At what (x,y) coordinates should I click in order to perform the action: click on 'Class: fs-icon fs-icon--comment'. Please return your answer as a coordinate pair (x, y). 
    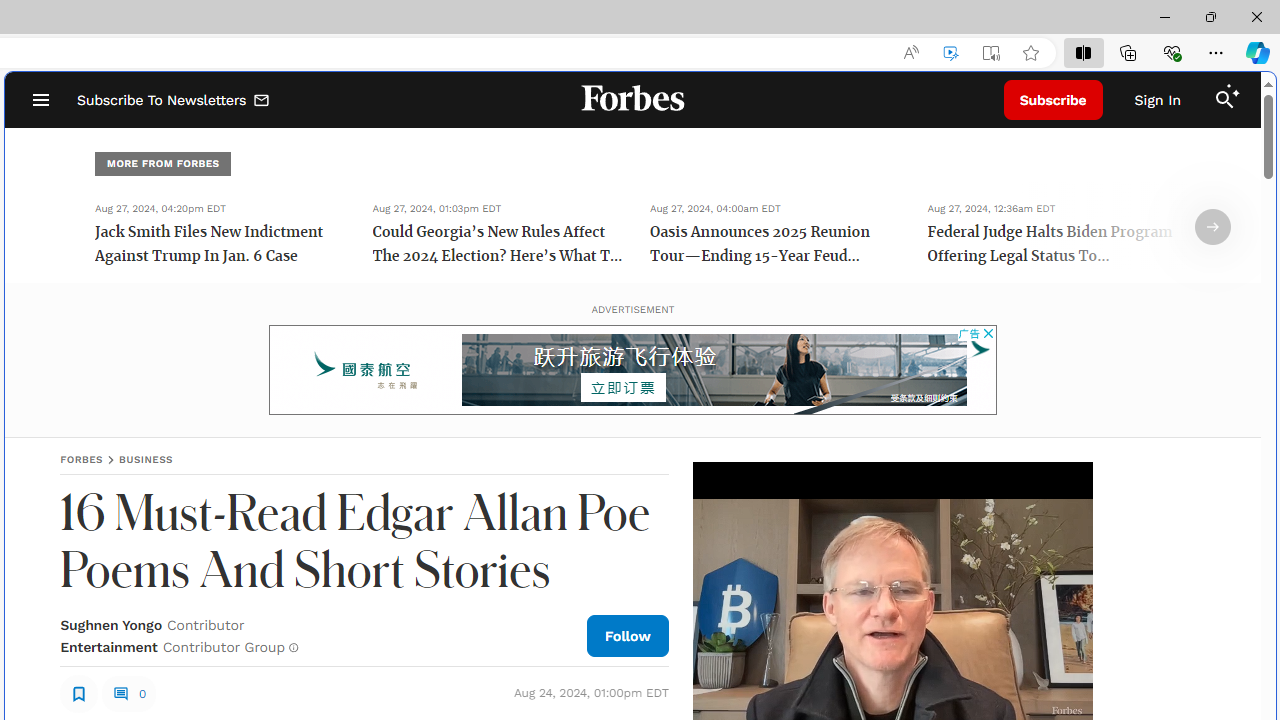
    Looking at the image, I should click on (119, 692).